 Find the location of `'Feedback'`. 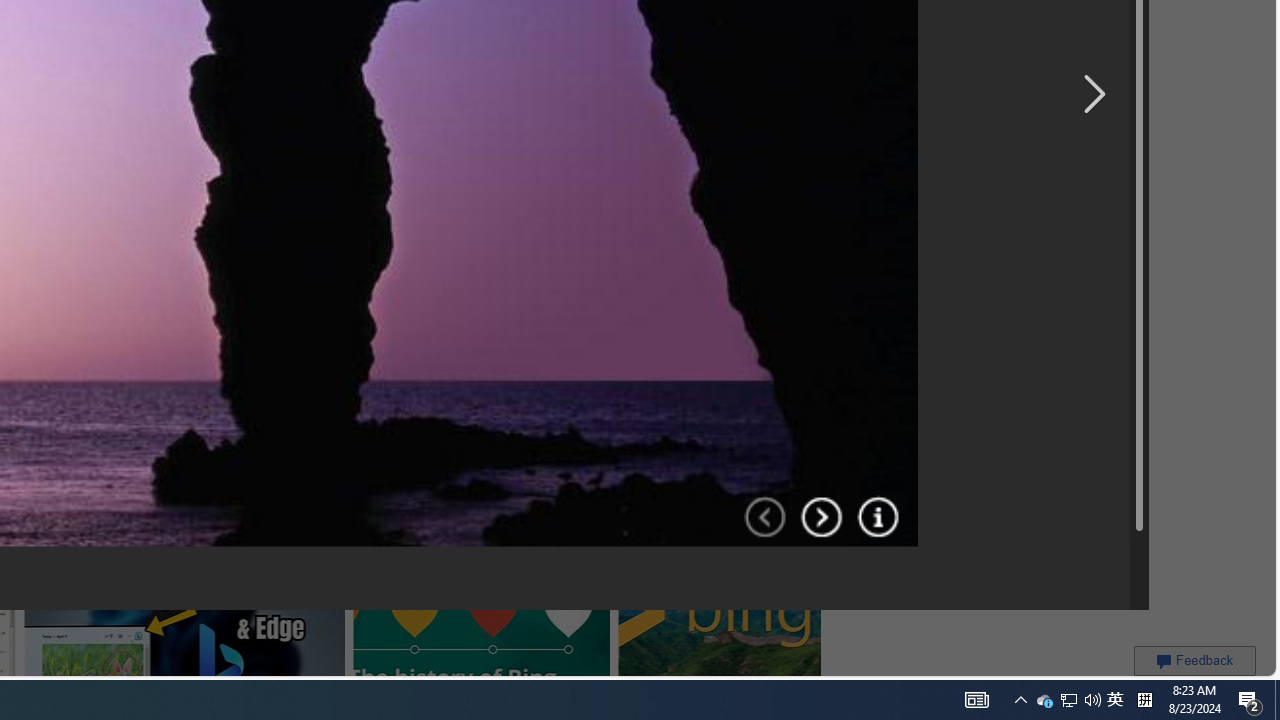

'Feedback' is located at coordinates (1194, 660).